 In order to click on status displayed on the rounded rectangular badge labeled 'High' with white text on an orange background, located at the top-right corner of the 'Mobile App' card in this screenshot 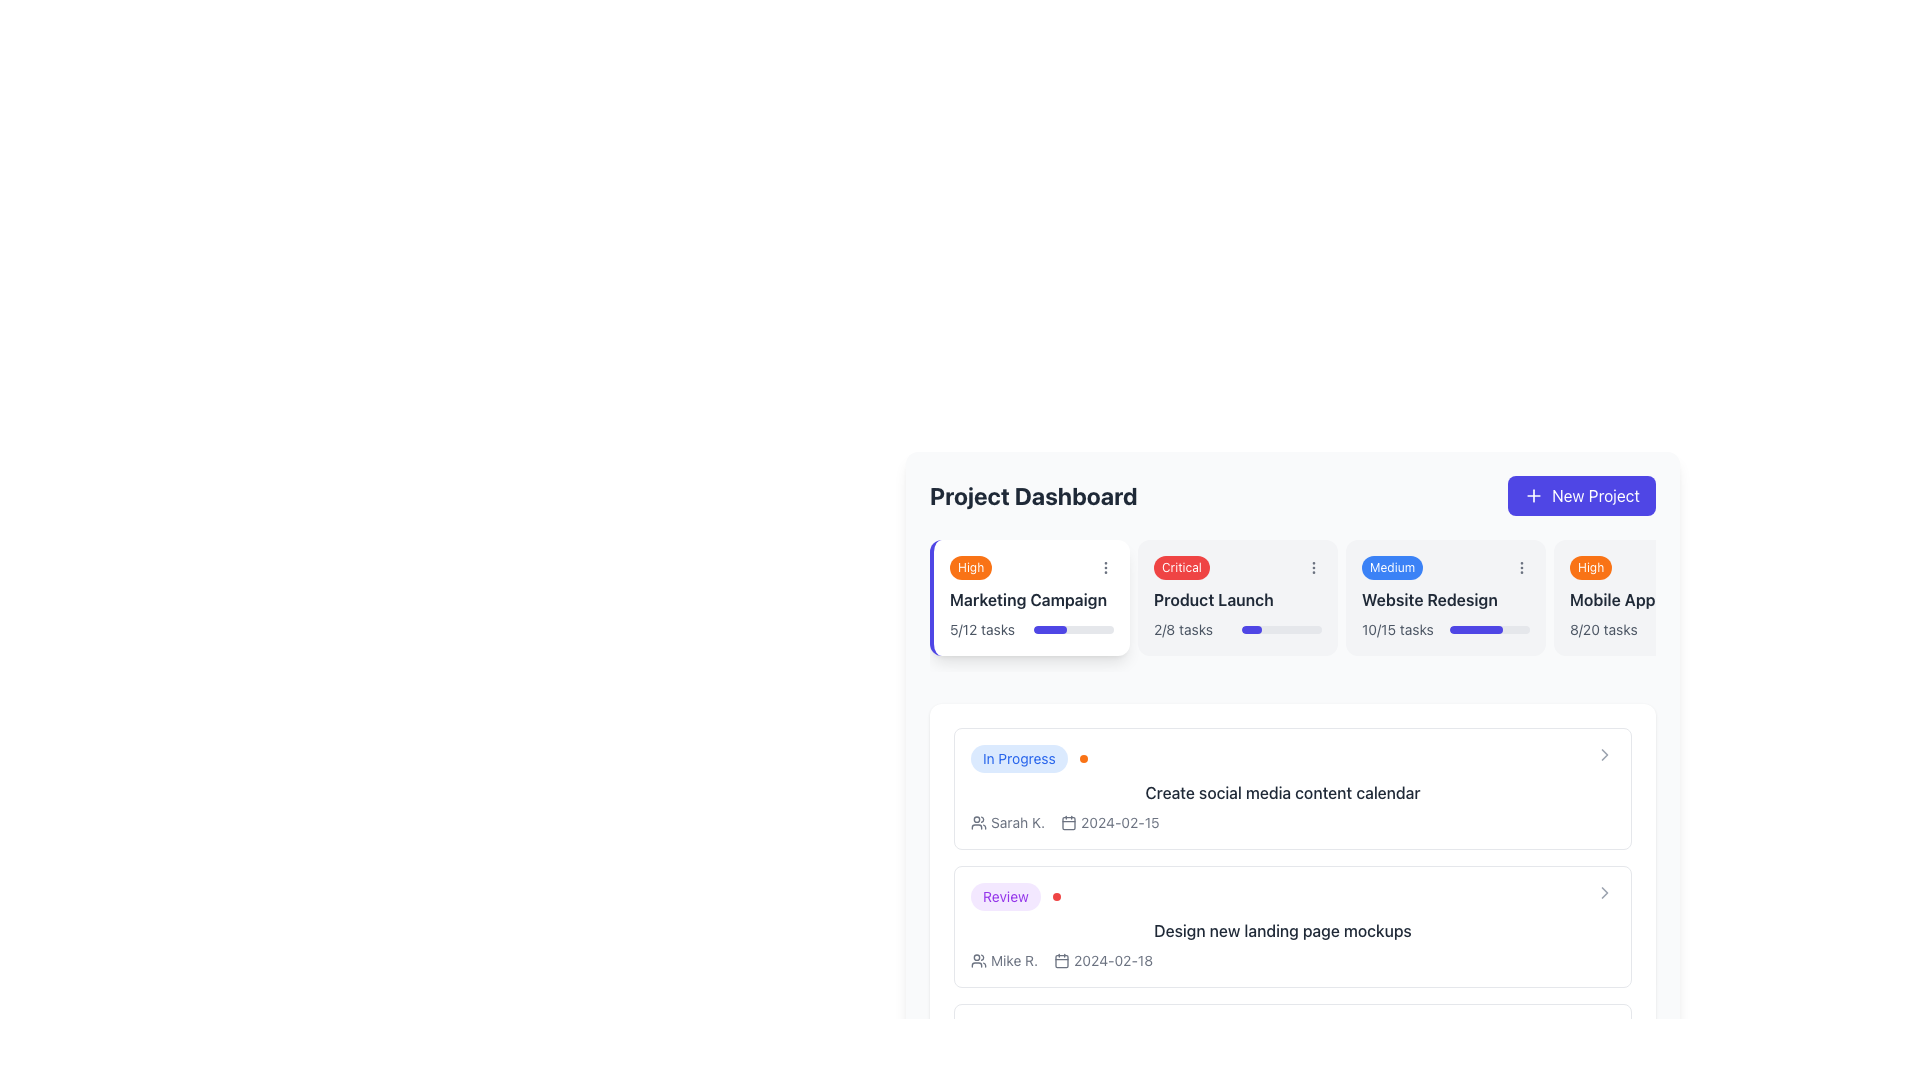, I will do `click(1590, 567)`.